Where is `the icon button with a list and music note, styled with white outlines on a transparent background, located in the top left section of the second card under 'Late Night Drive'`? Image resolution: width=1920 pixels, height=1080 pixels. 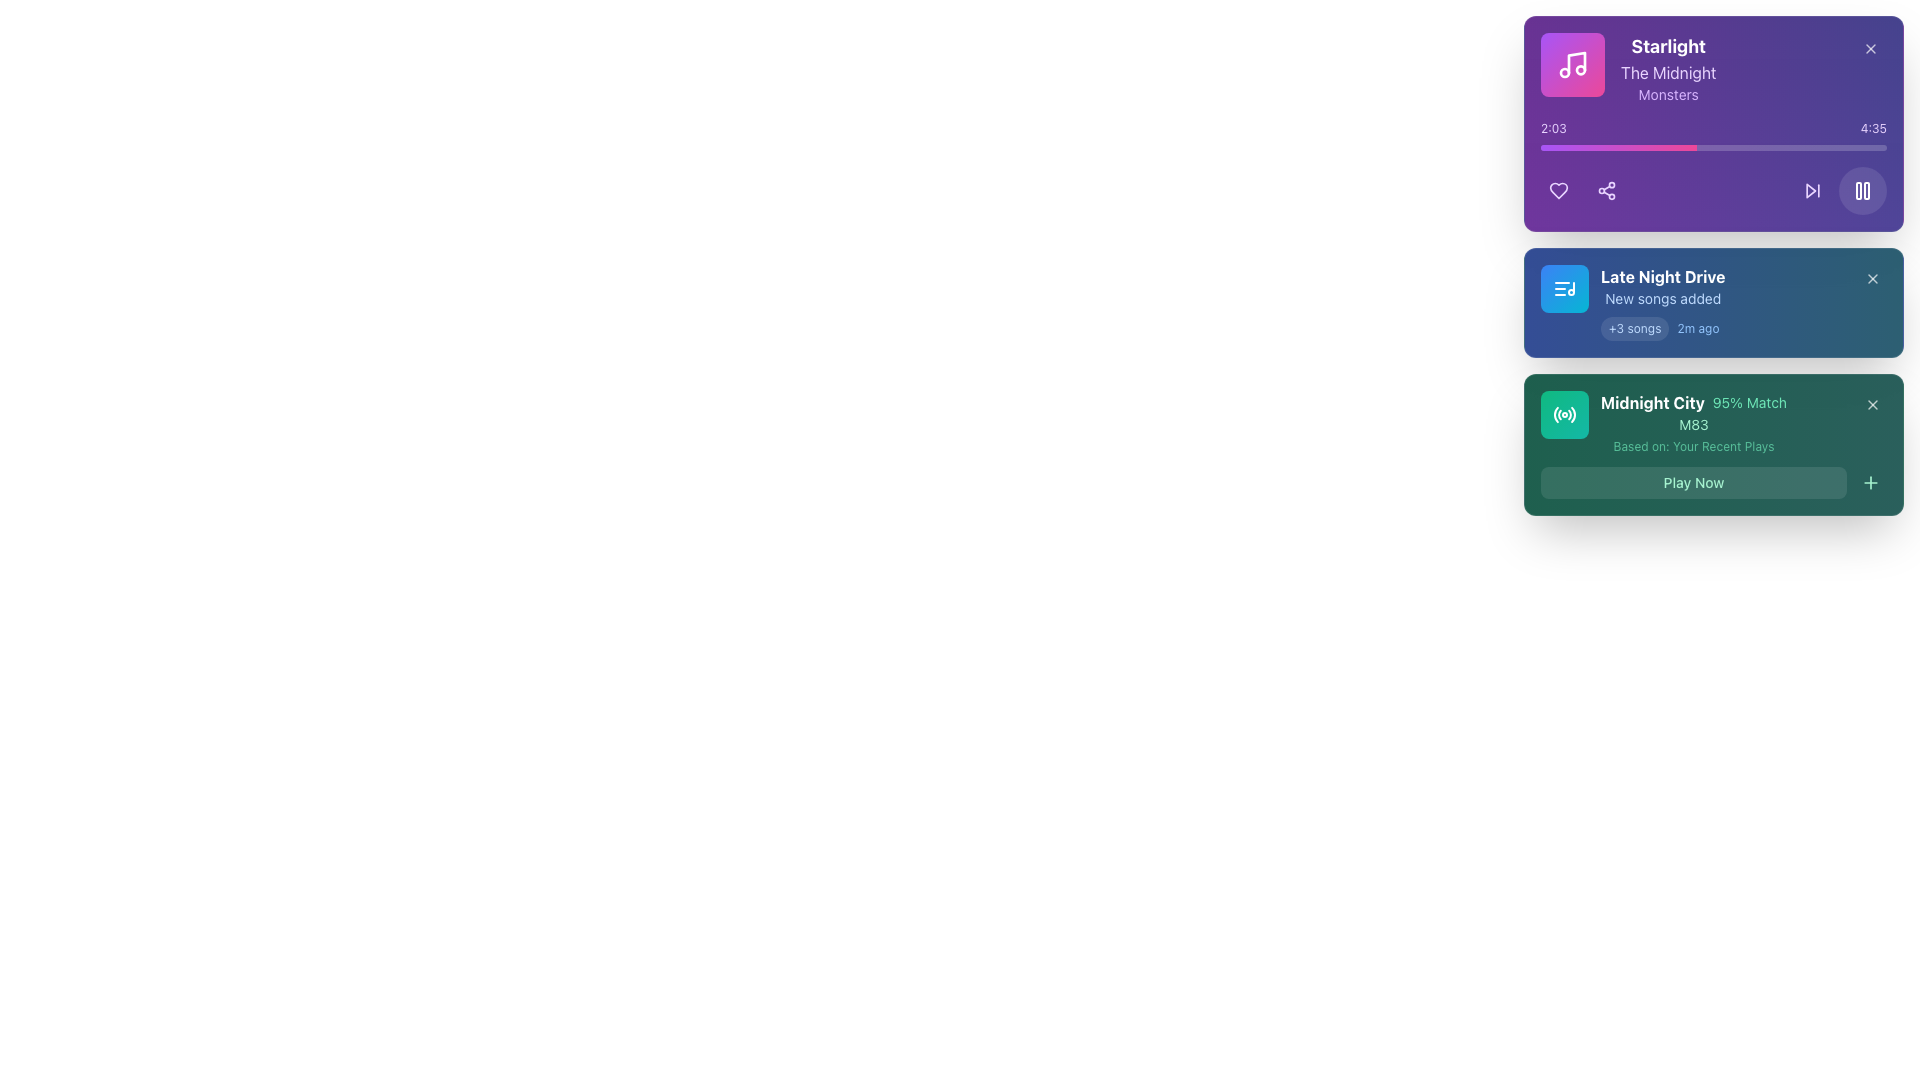
the icon button with a list and music note, styled with white outlines on a transparent background, located in the top left section of the second card under 'Late Night Drive' is located at coordinates (1563, 289).